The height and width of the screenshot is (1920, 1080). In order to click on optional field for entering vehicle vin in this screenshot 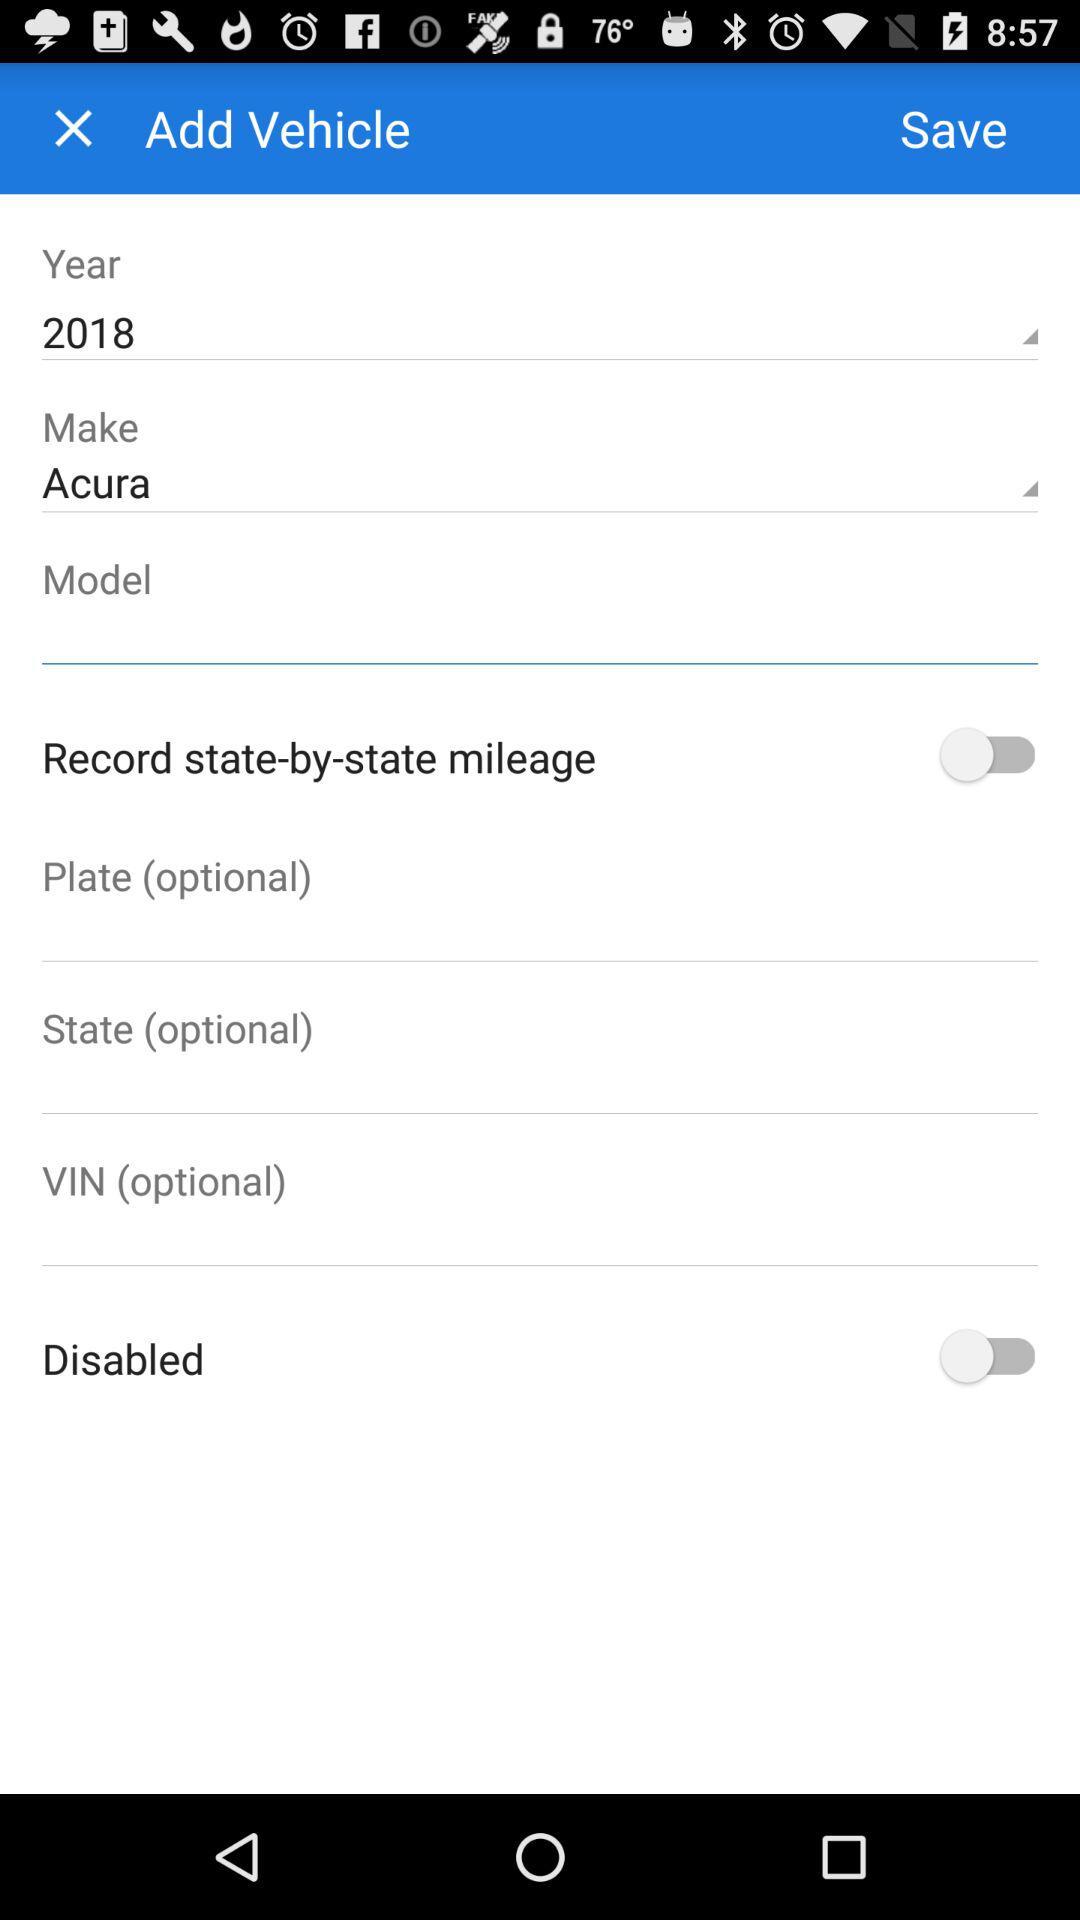, I will do `click(540, 1235)`.